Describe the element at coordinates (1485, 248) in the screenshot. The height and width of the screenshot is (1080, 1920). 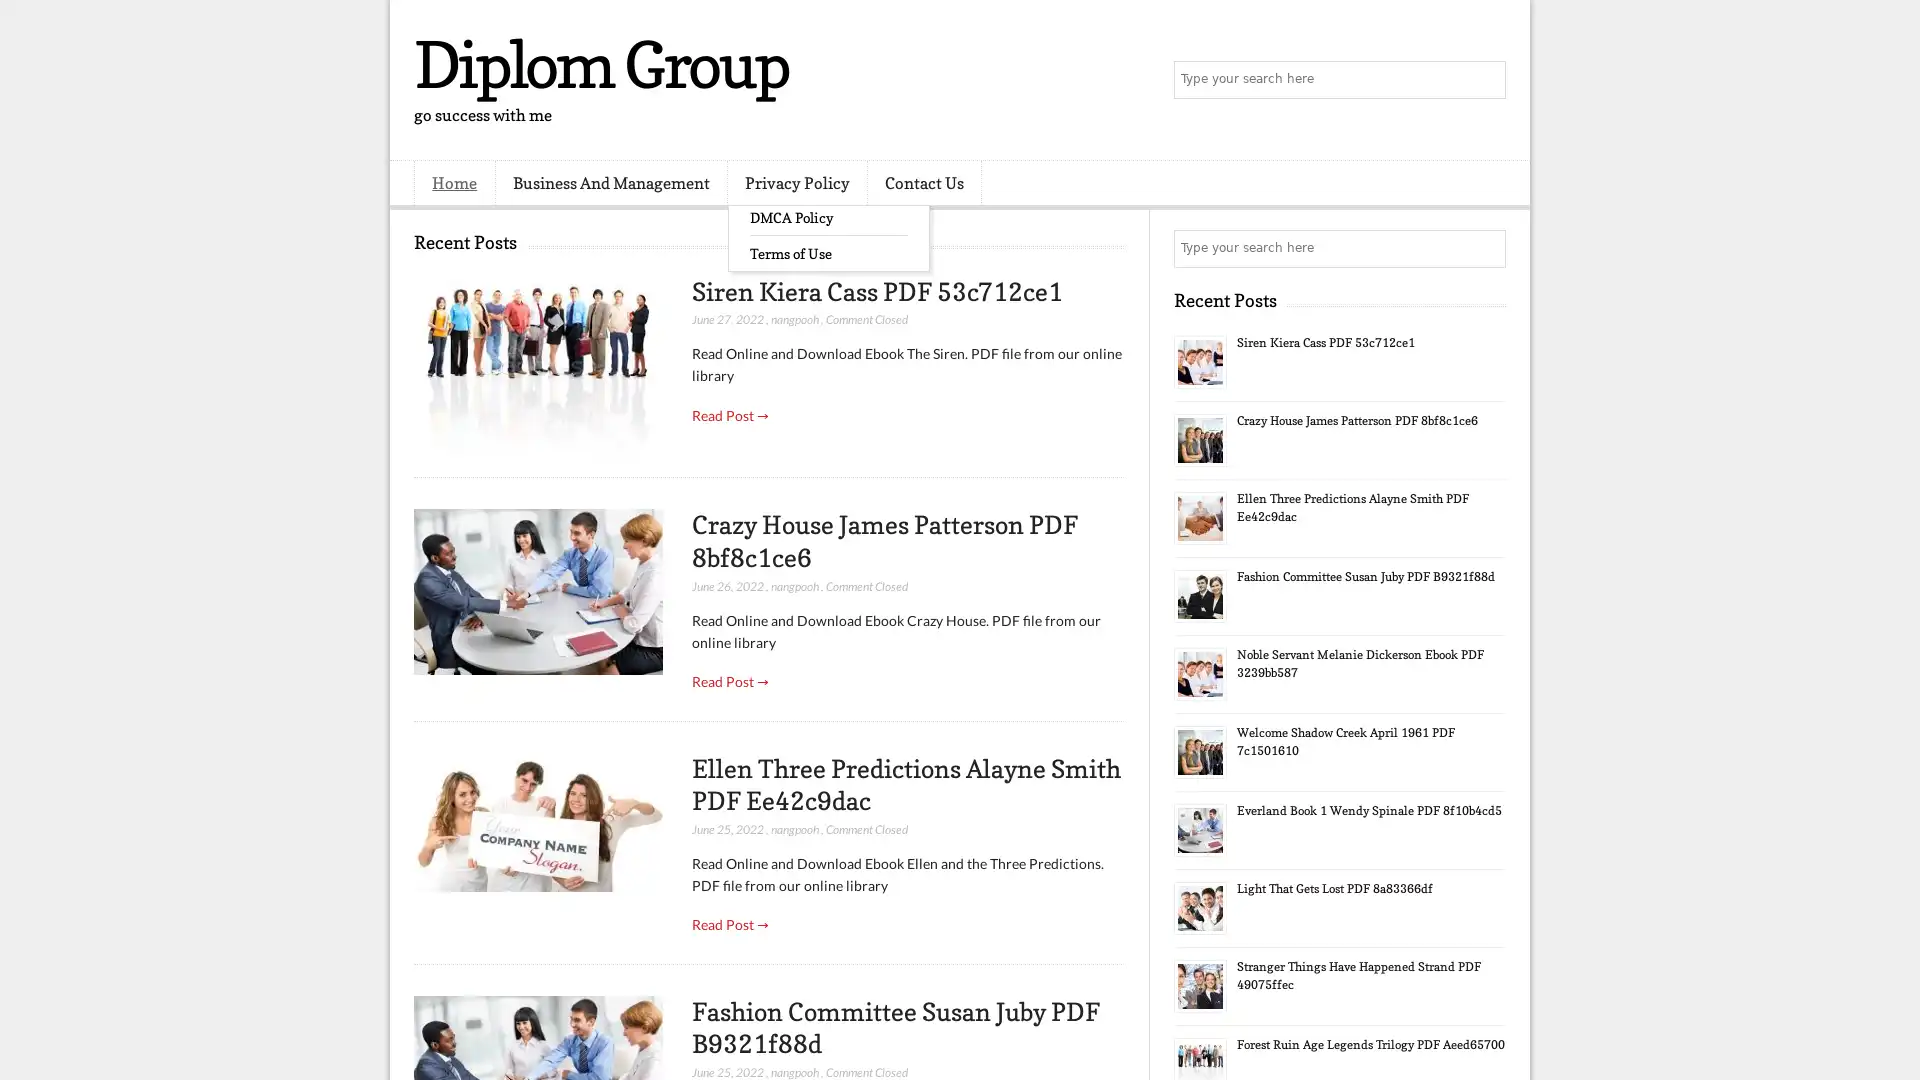
I see `Search` at that location.